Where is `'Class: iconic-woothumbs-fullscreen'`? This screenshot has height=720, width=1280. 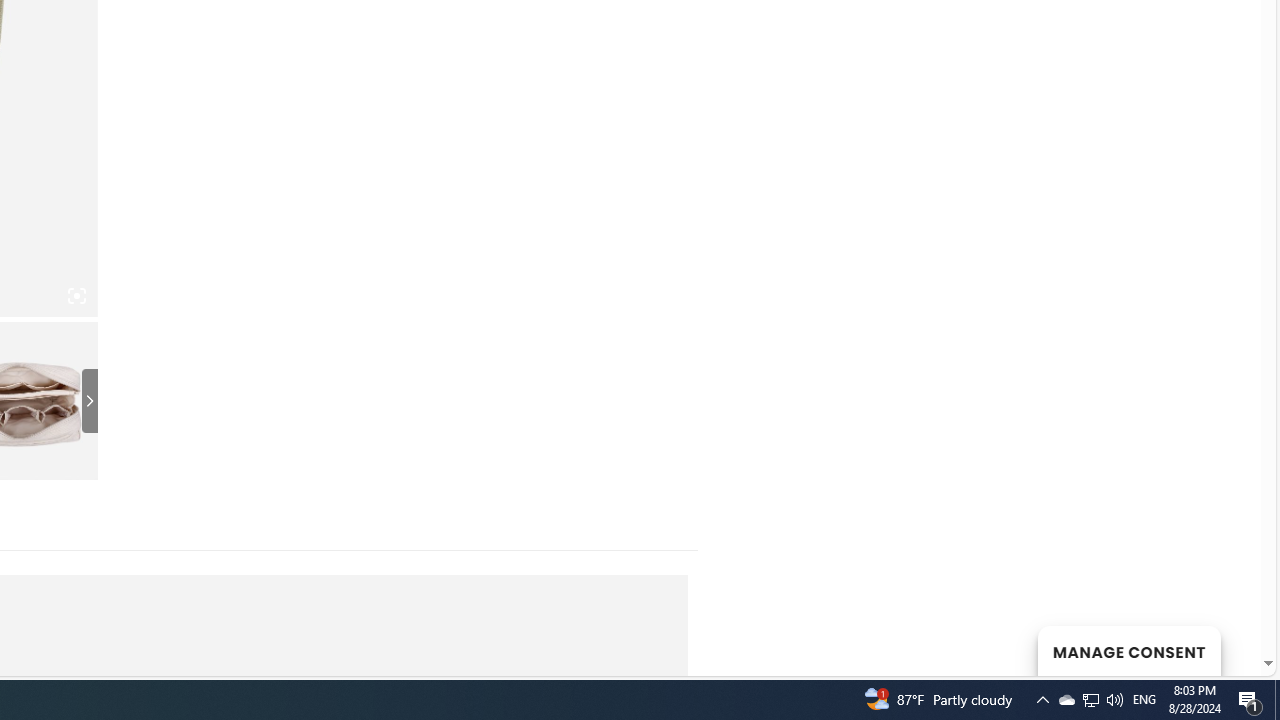
'Class: iconic-woothumbs-fullscreen' is located at coordinates (76, 296).